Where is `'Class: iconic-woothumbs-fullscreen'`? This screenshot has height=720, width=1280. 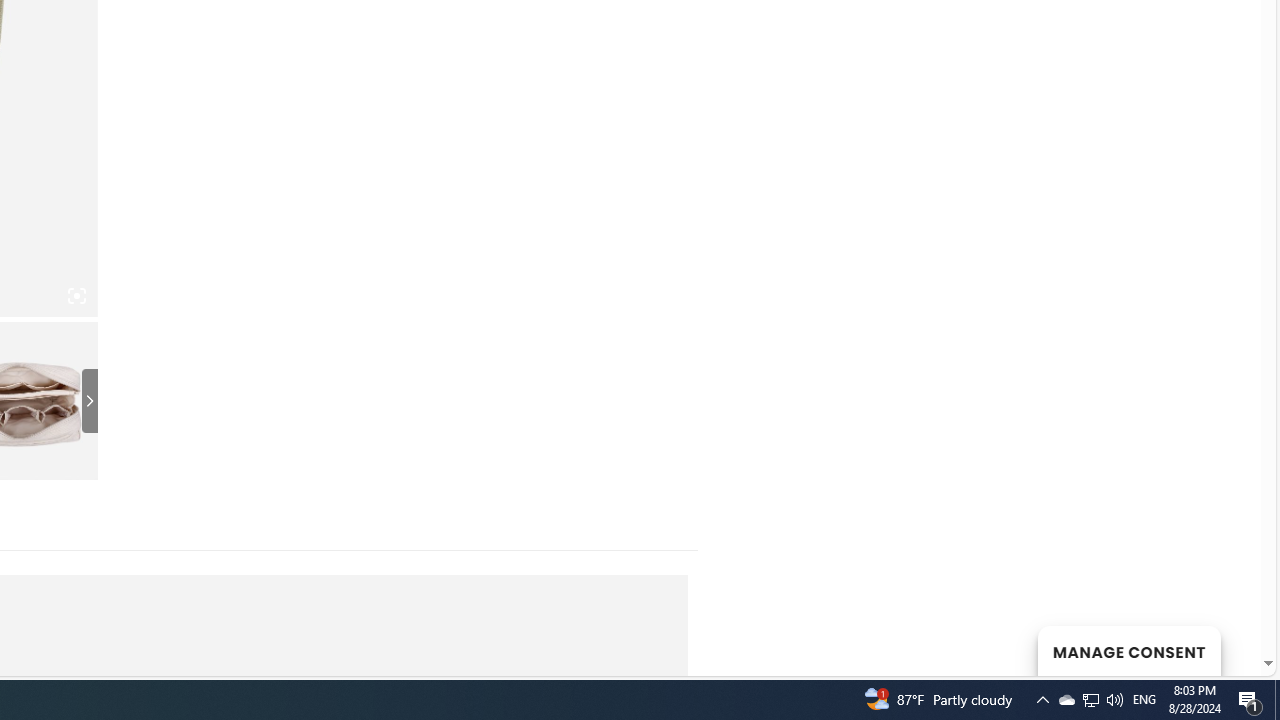
'Class: iconic-woothumbs-fullscreen' is located at coordinates (76, 296).